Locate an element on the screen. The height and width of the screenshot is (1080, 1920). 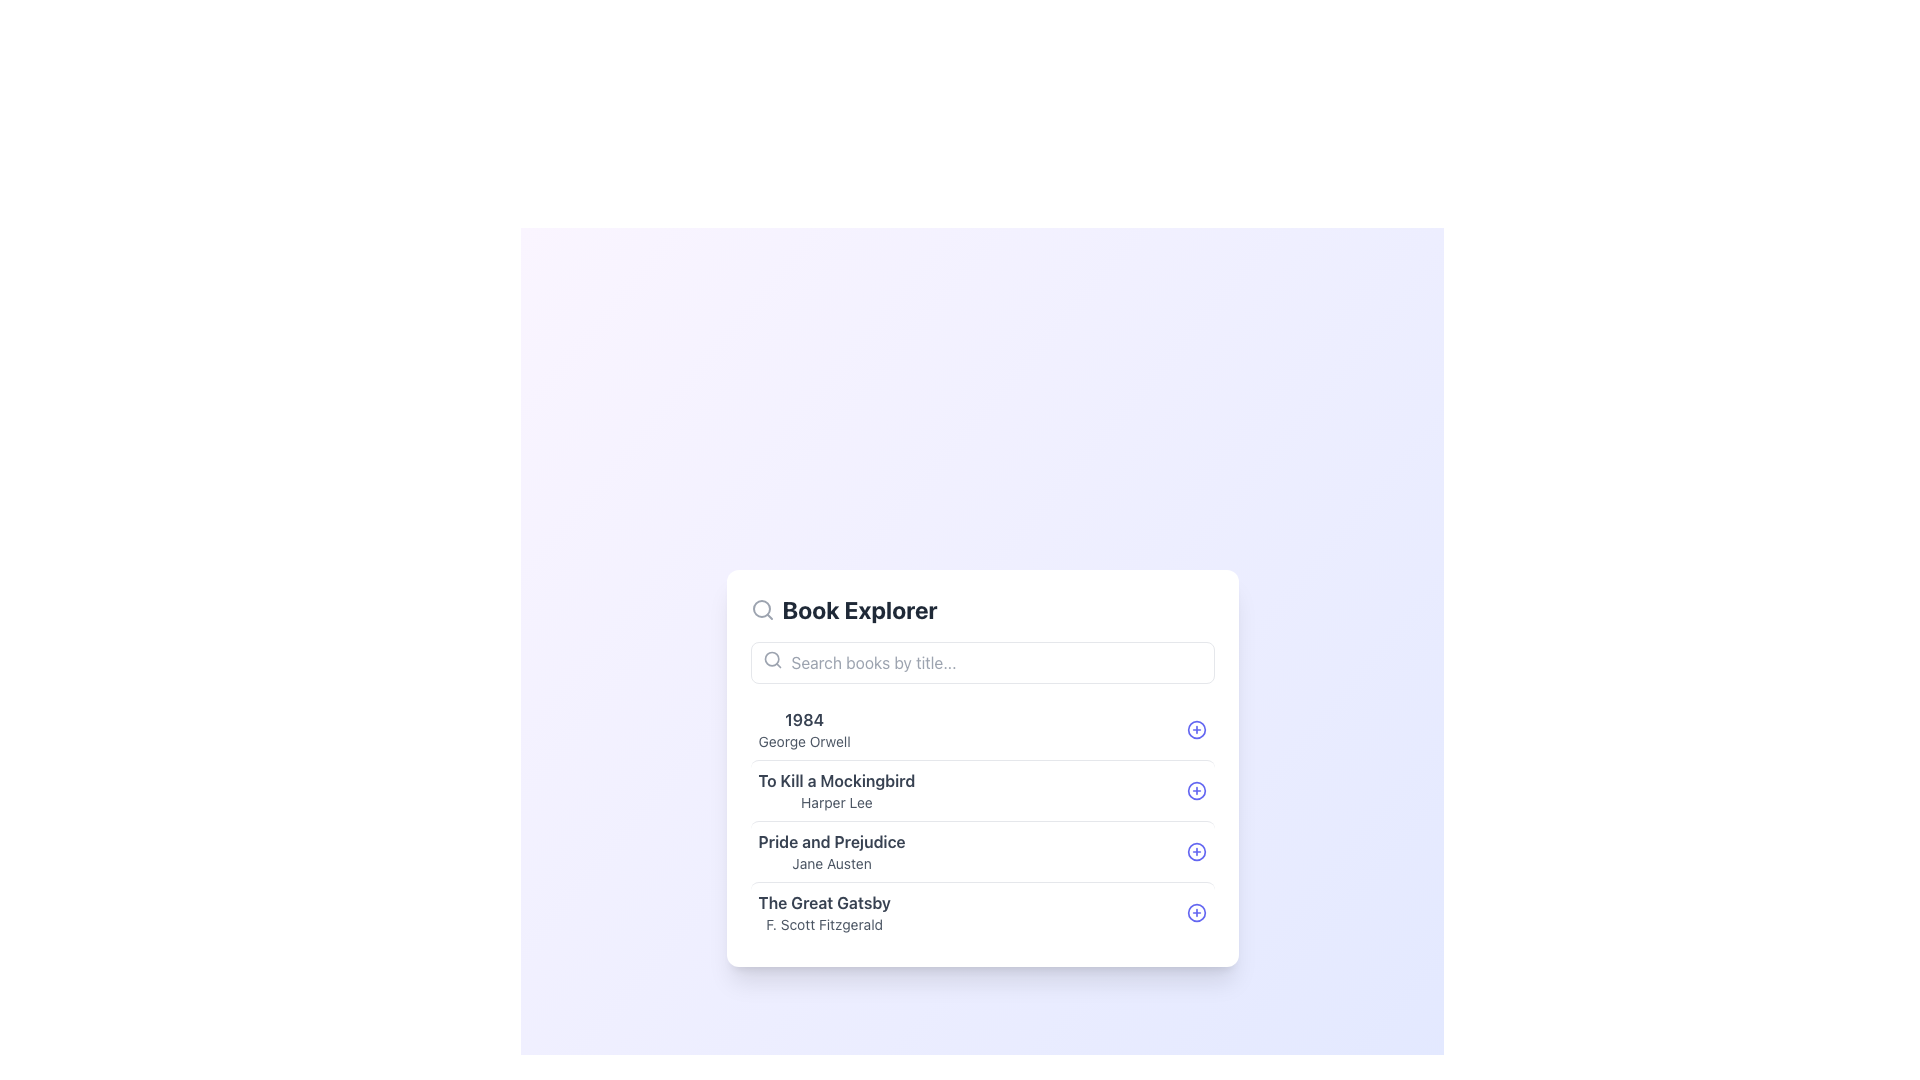
the circular indigo button icon with a plus sign located towards the right end of the row containing '1984' and 'George Orwell' is located at coordinates (1196, 729).